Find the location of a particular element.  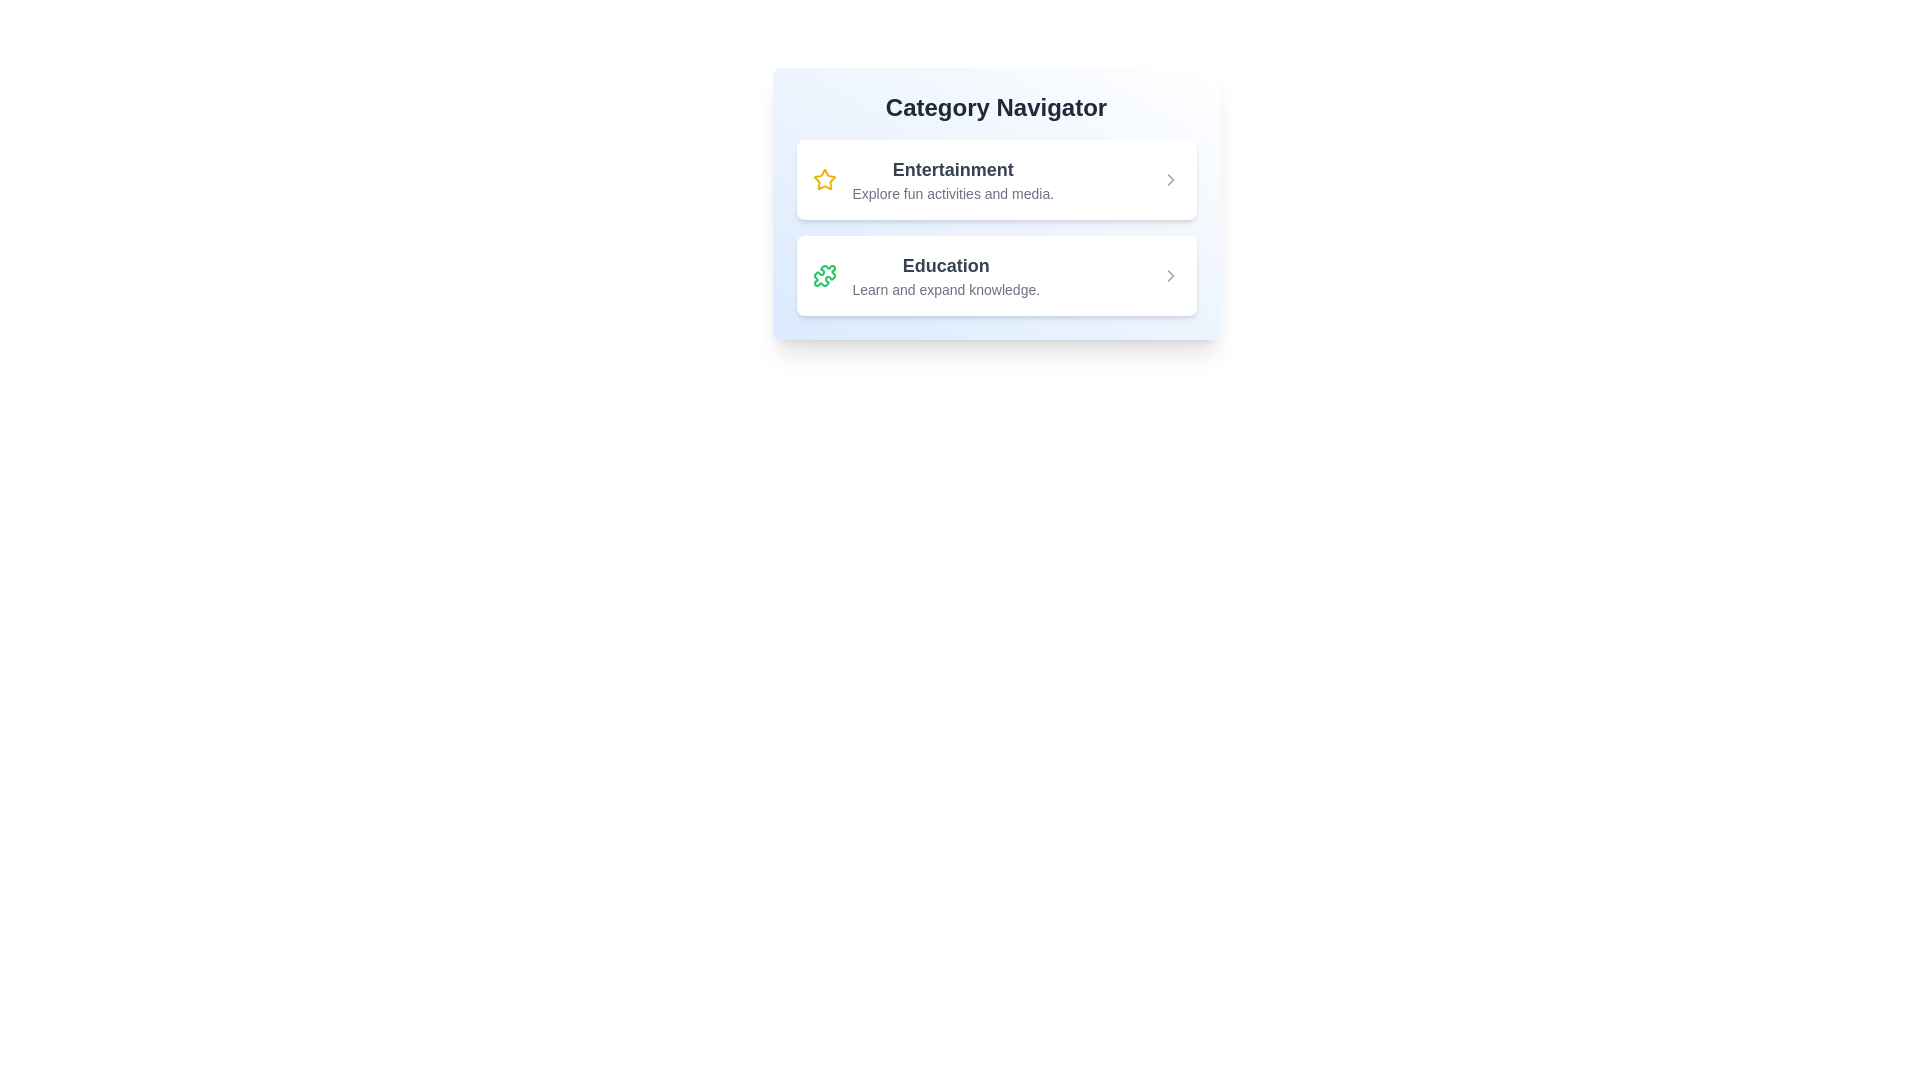

the first list item is located at coordinates (996, 180).